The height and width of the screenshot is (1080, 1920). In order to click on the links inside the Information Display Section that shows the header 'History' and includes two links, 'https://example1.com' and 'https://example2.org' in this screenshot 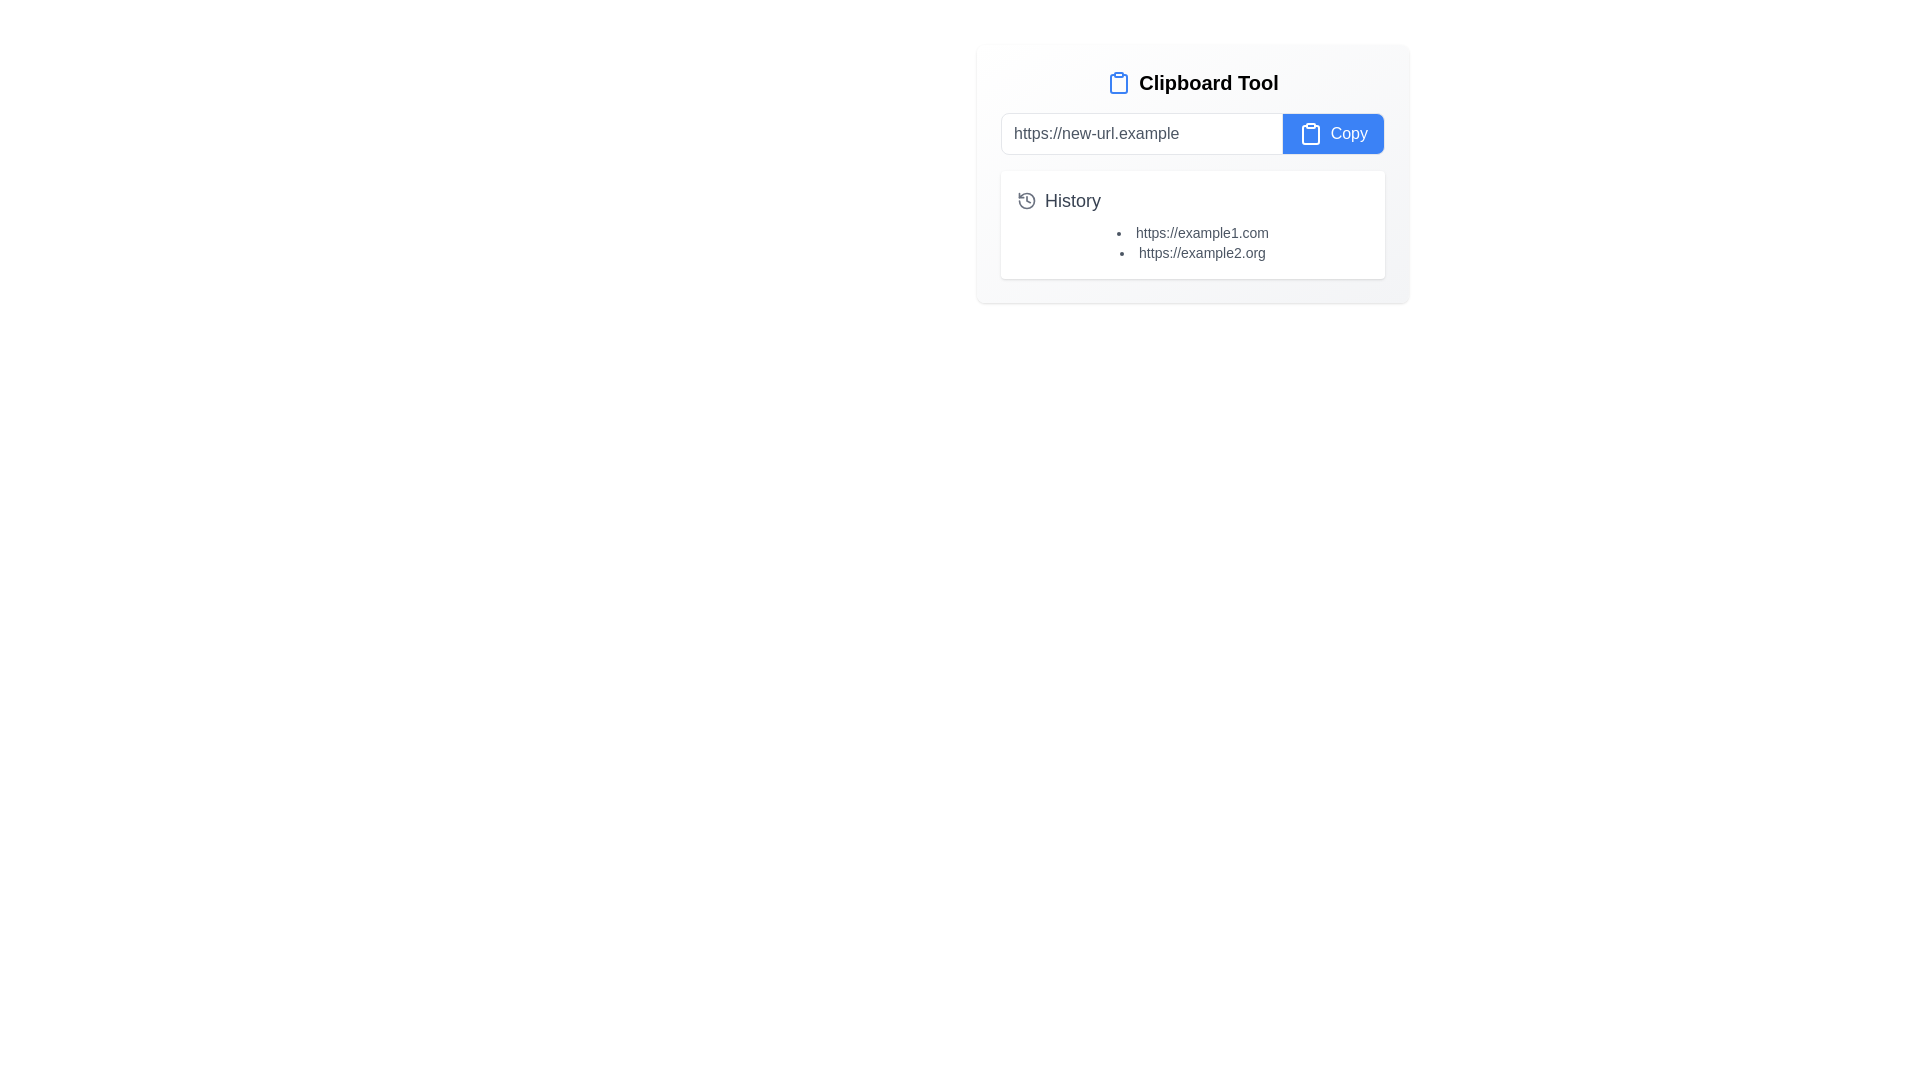, I will do `click(1193, 224)`.